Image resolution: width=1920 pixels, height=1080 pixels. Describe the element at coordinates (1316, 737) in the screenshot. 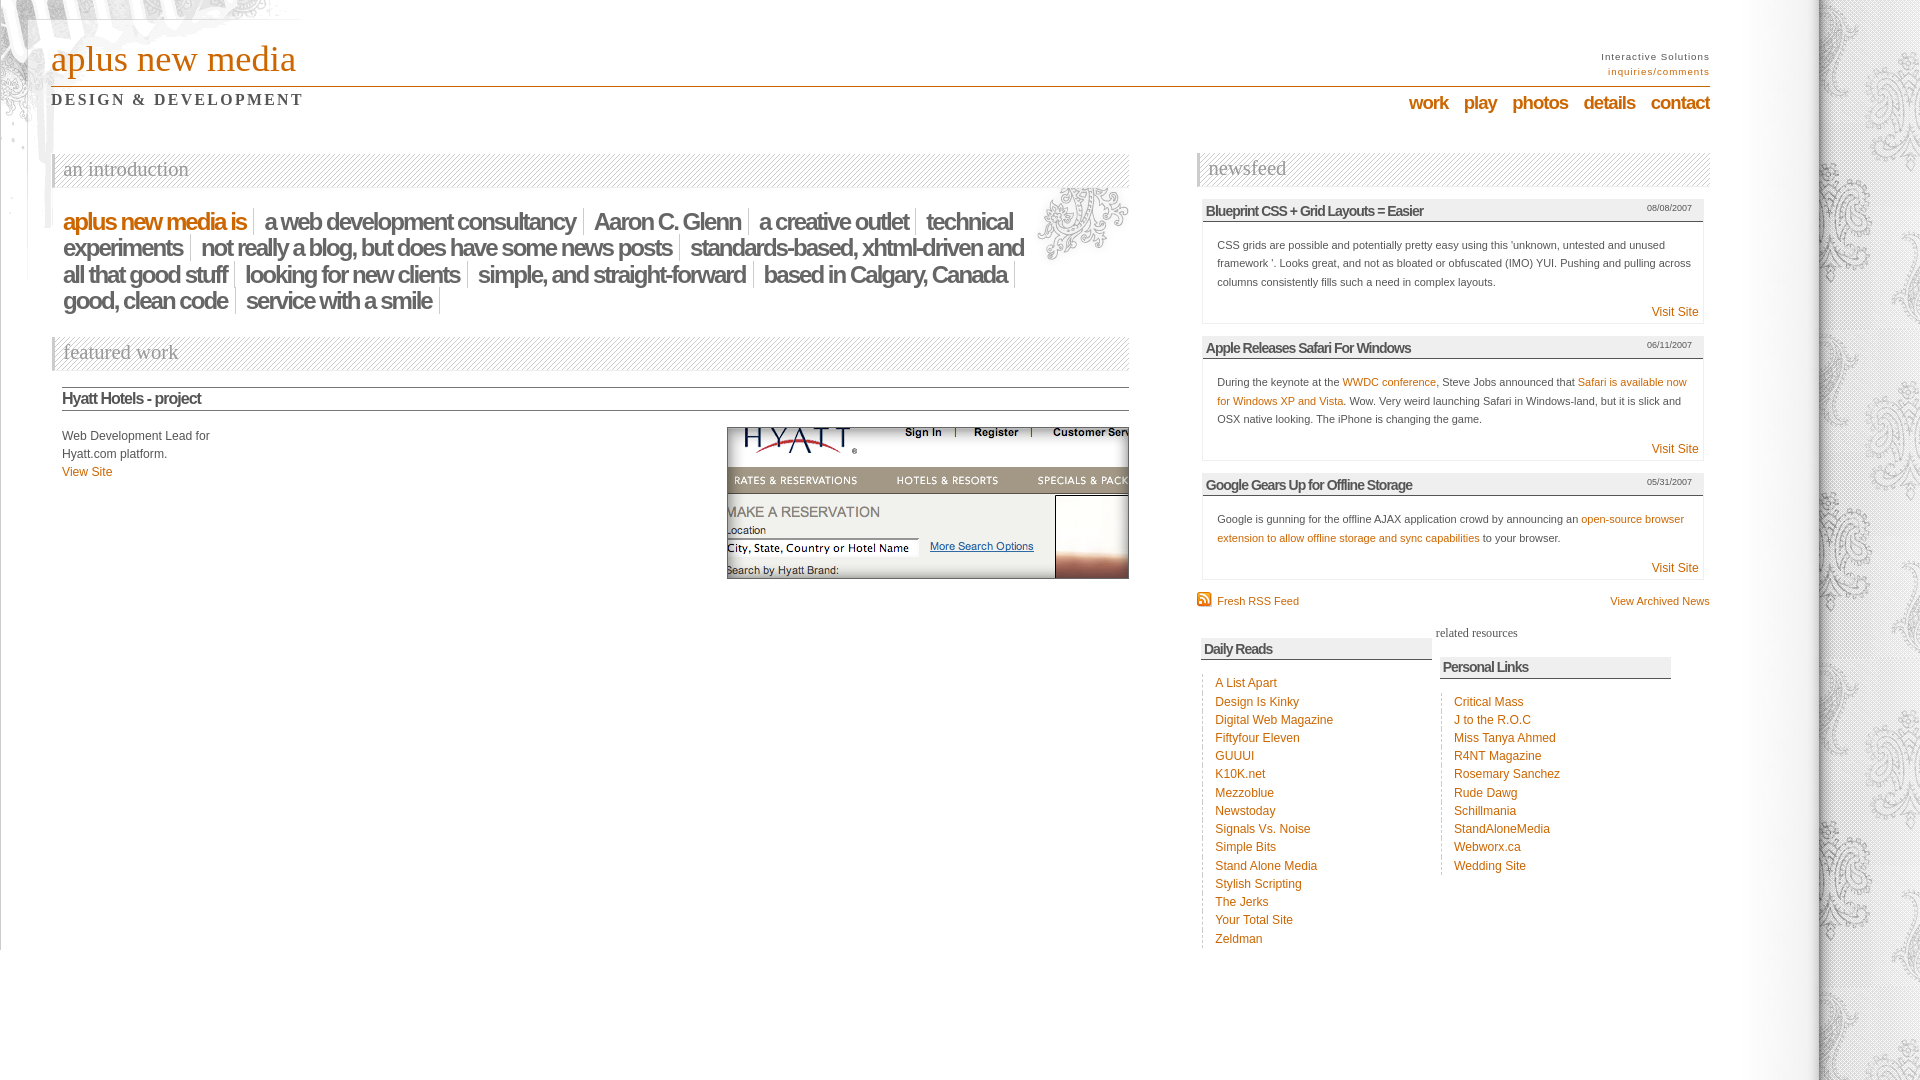

I see `'Fiftyfour Eleven'` at that location.